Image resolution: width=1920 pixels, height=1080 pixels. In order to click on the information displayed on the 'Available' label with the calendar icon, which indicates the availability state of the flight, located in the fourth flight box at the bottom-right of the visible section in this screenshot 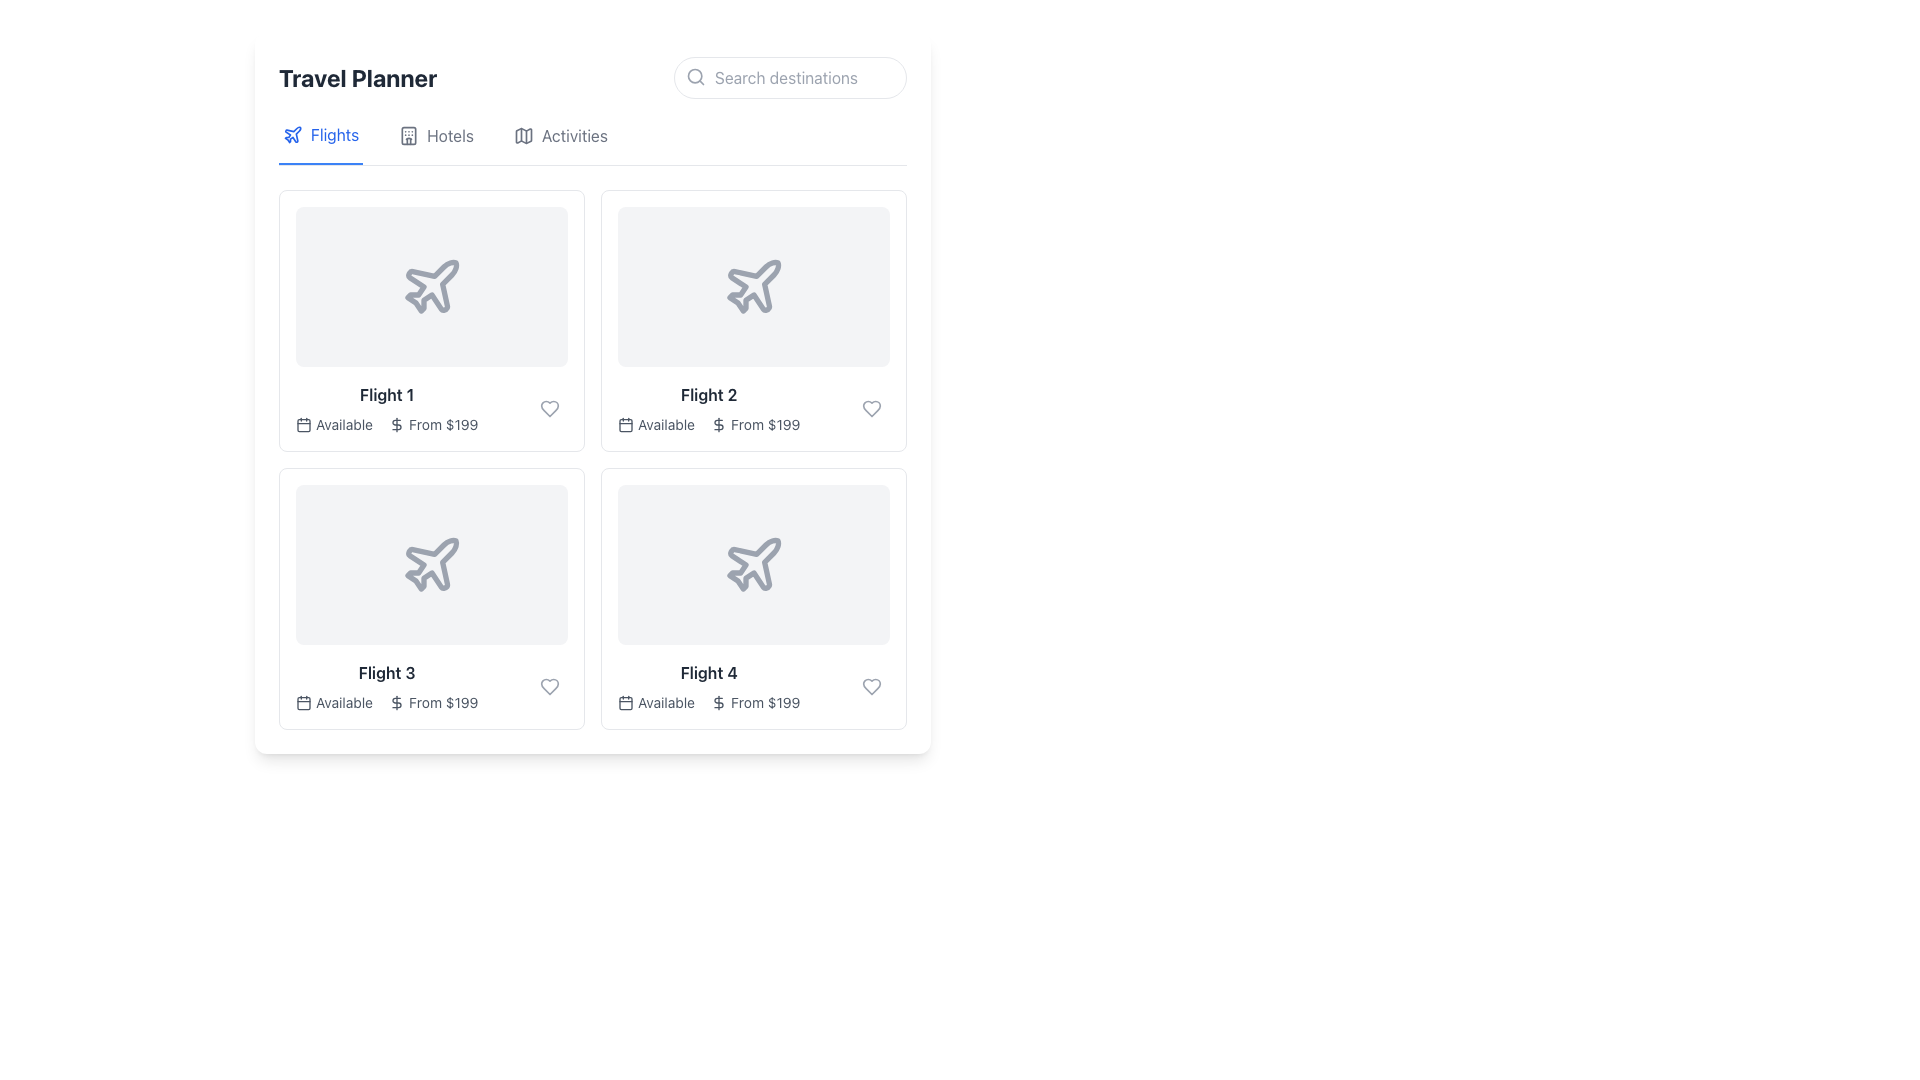, I will do `click(656, 701)`.